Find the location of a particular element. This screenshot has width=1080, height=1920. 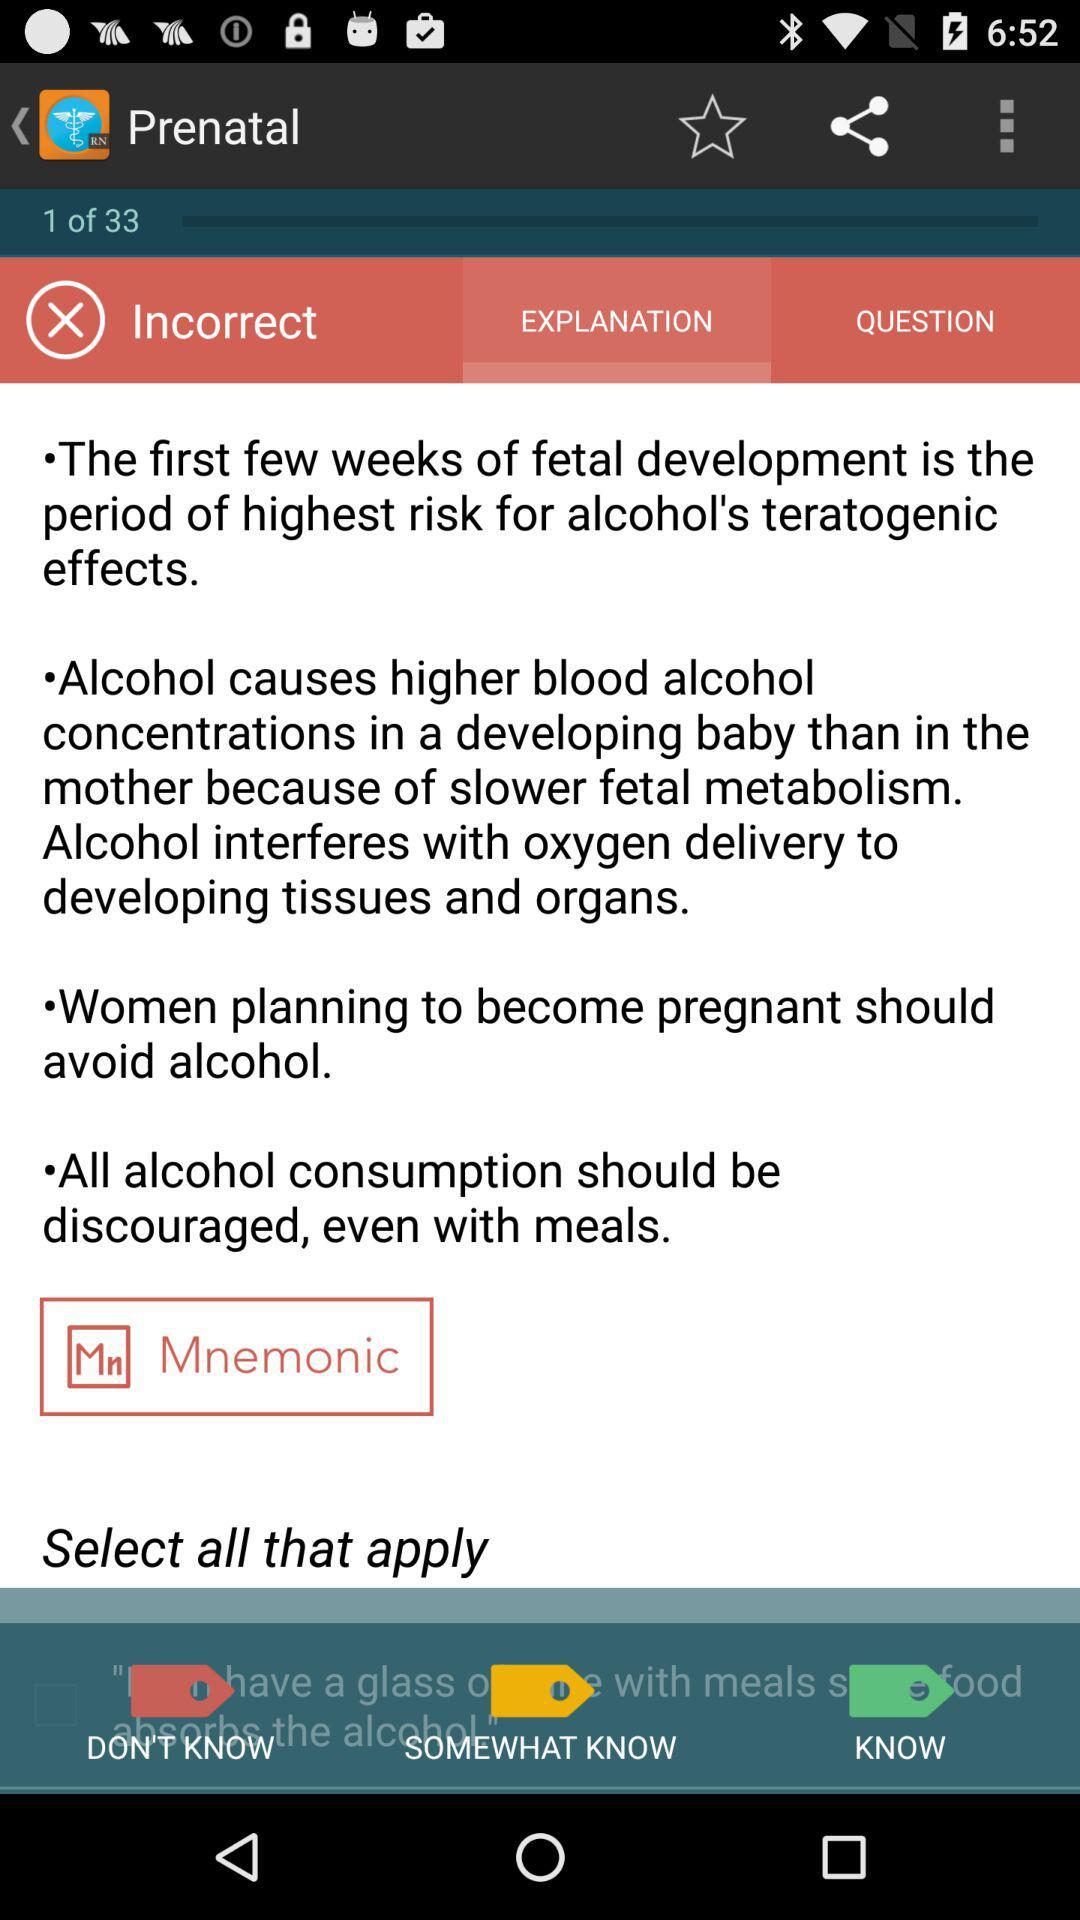

mnemonic is located at coordinates (235, 1362).